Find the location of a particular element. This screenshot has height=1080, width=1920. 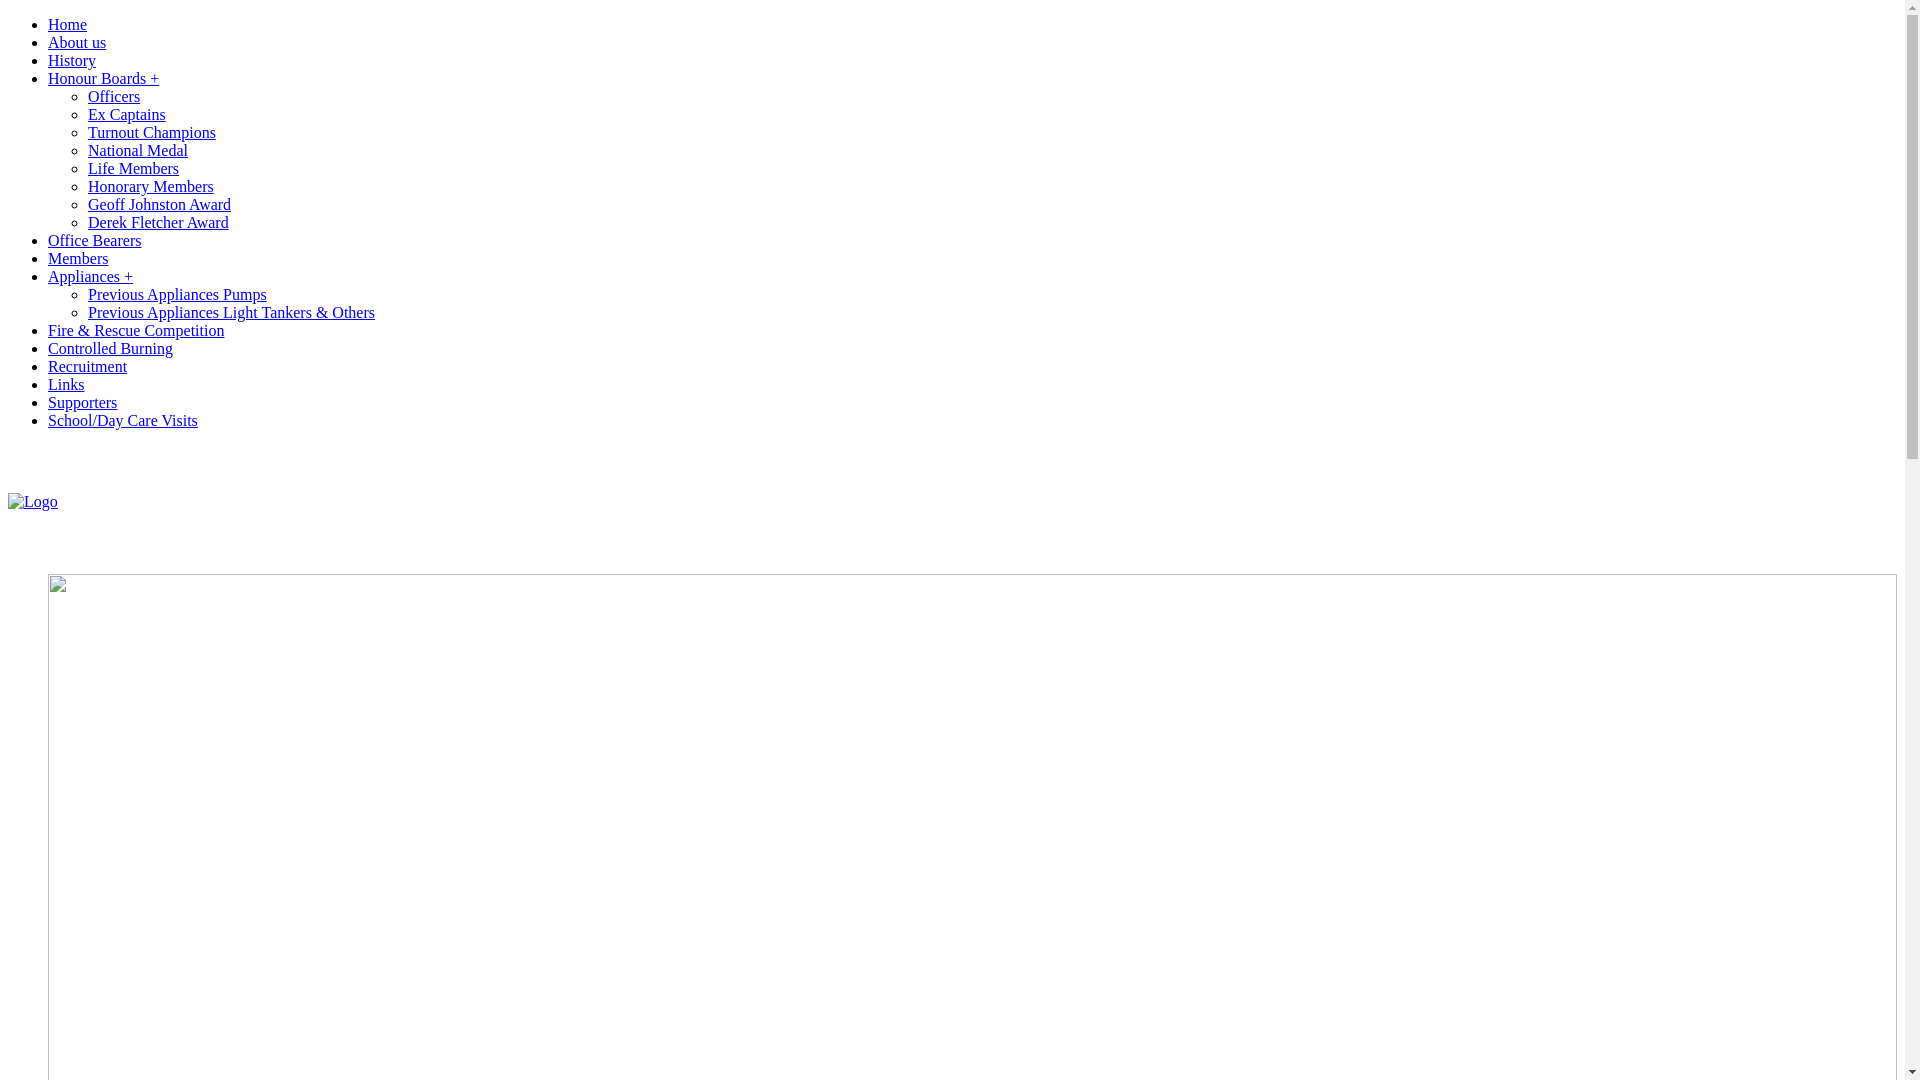

'Honorary Members' is located at coordinates (149, 186).